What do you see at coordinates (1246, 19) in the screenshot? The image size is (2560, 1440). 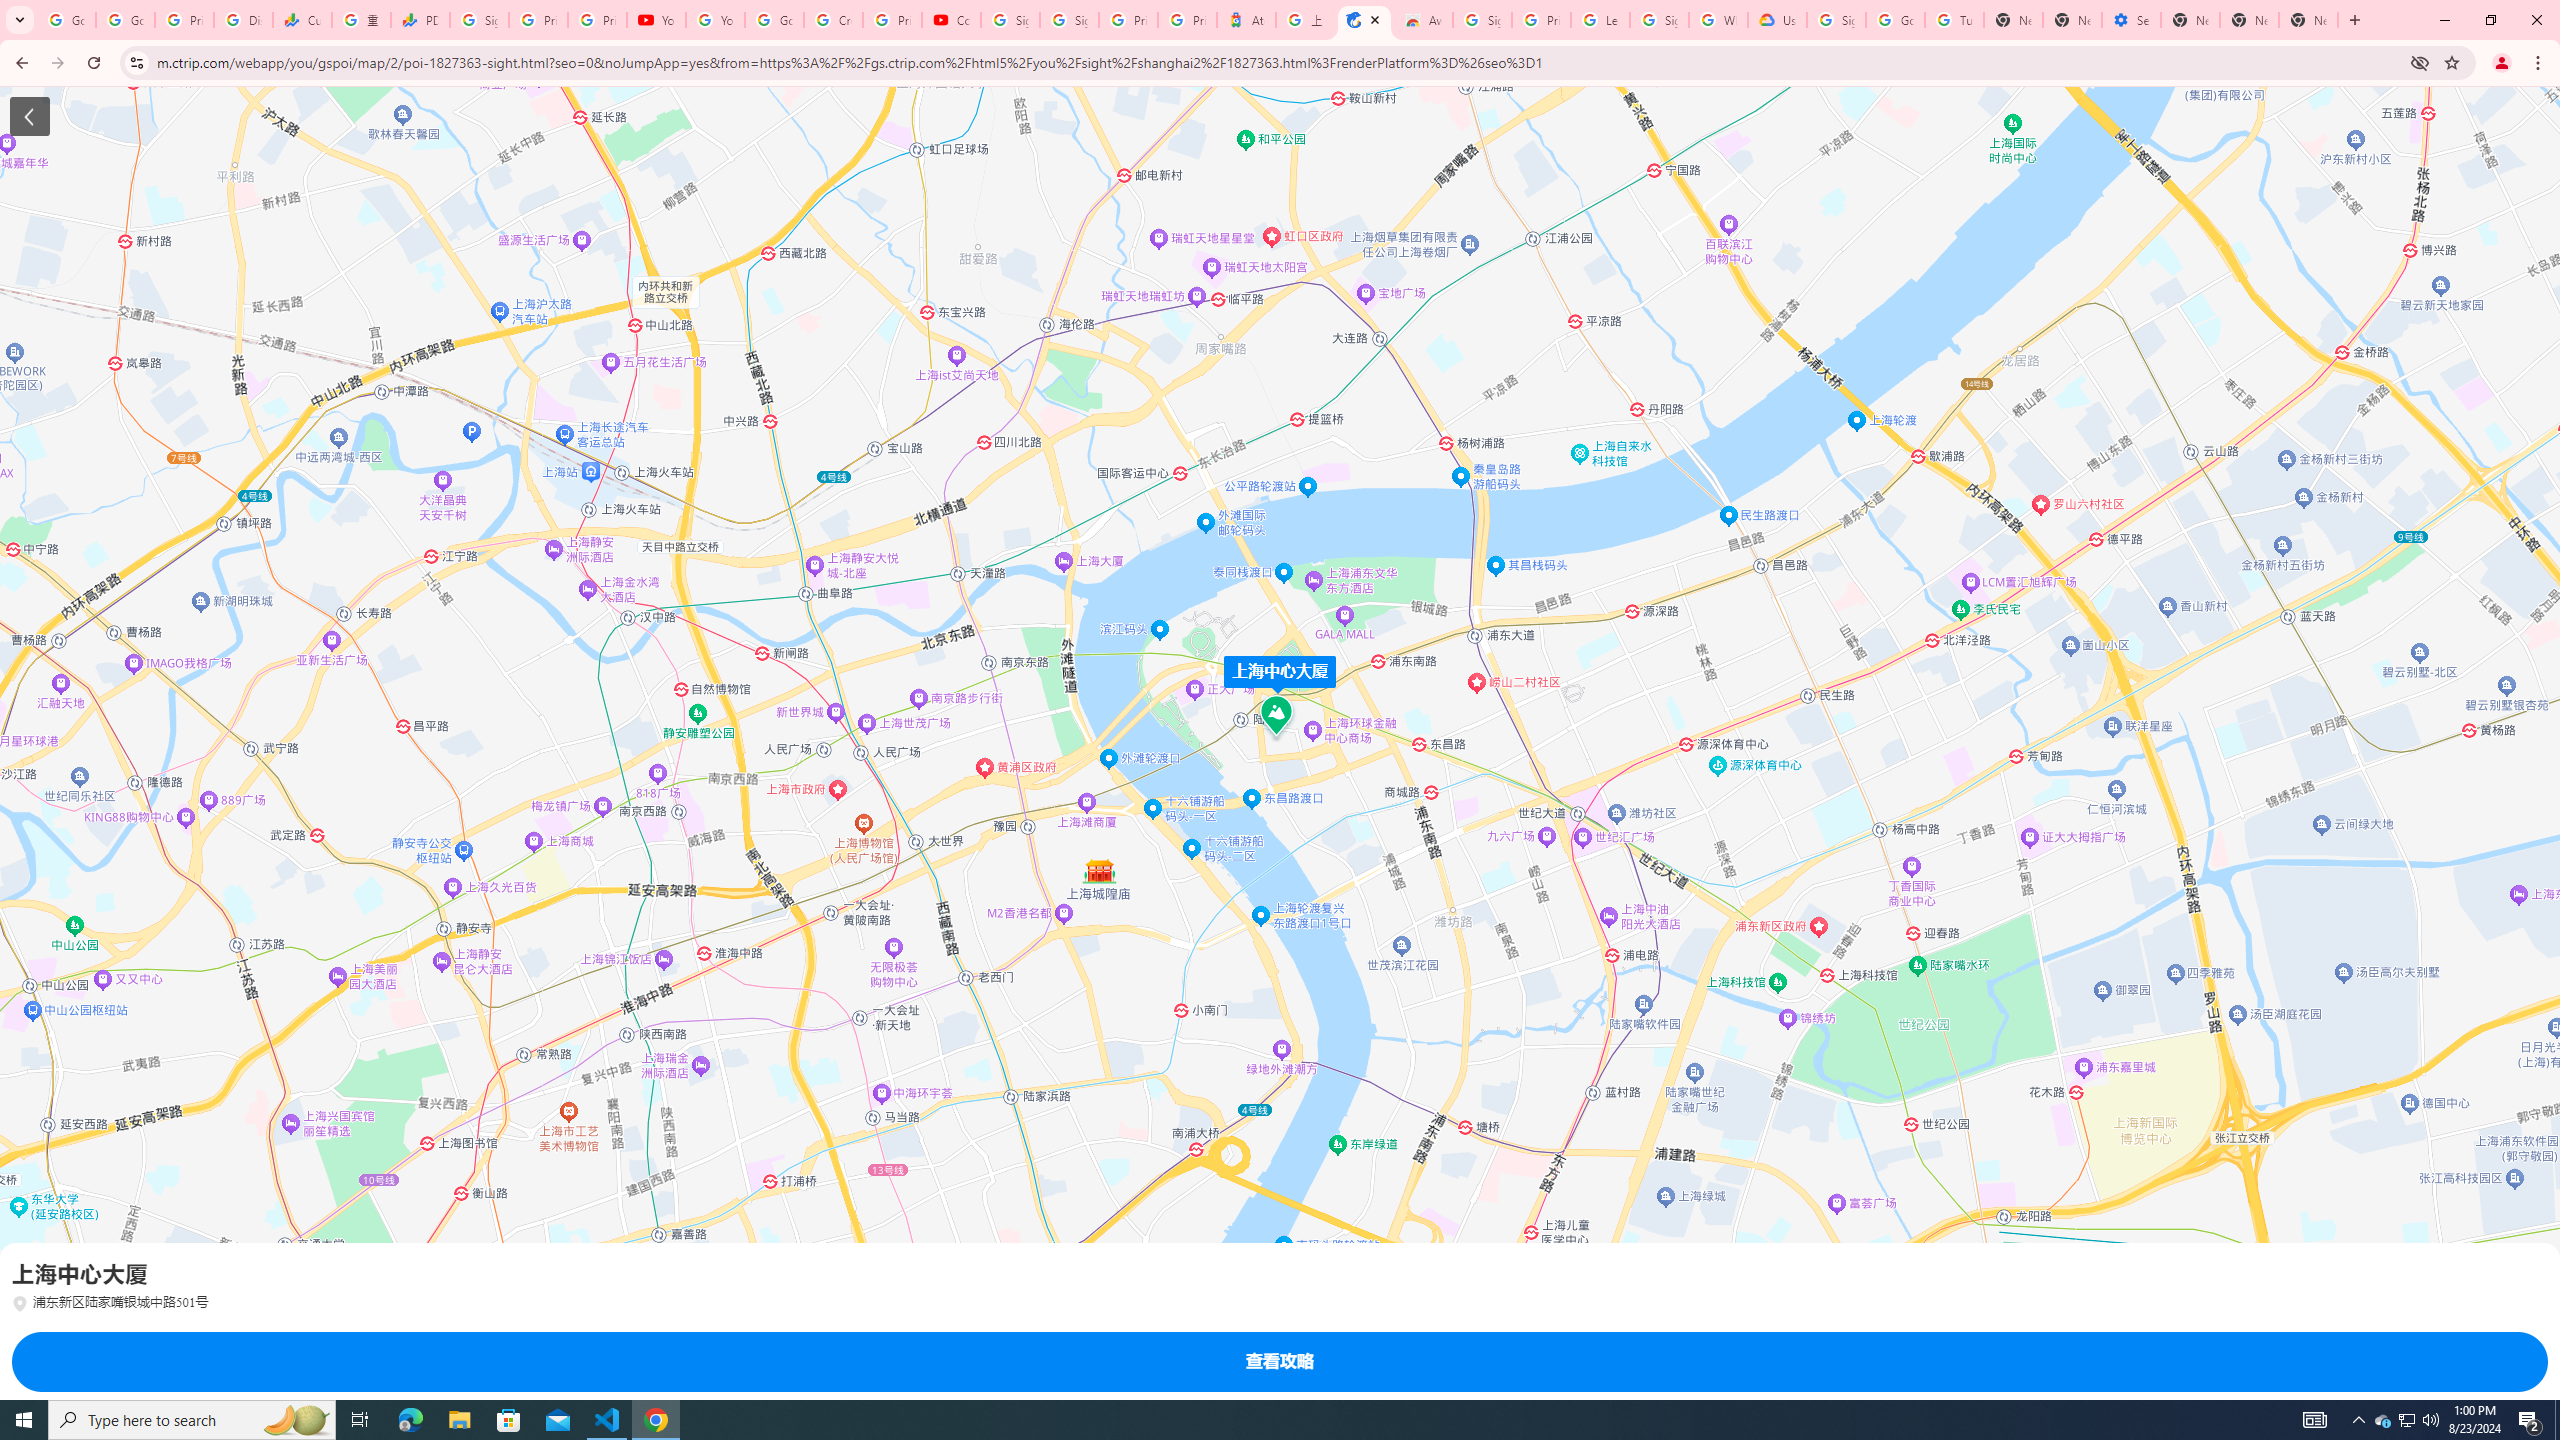 I see `'Atour Hotel - Google hotels'` at bounding box center [1246, 19].